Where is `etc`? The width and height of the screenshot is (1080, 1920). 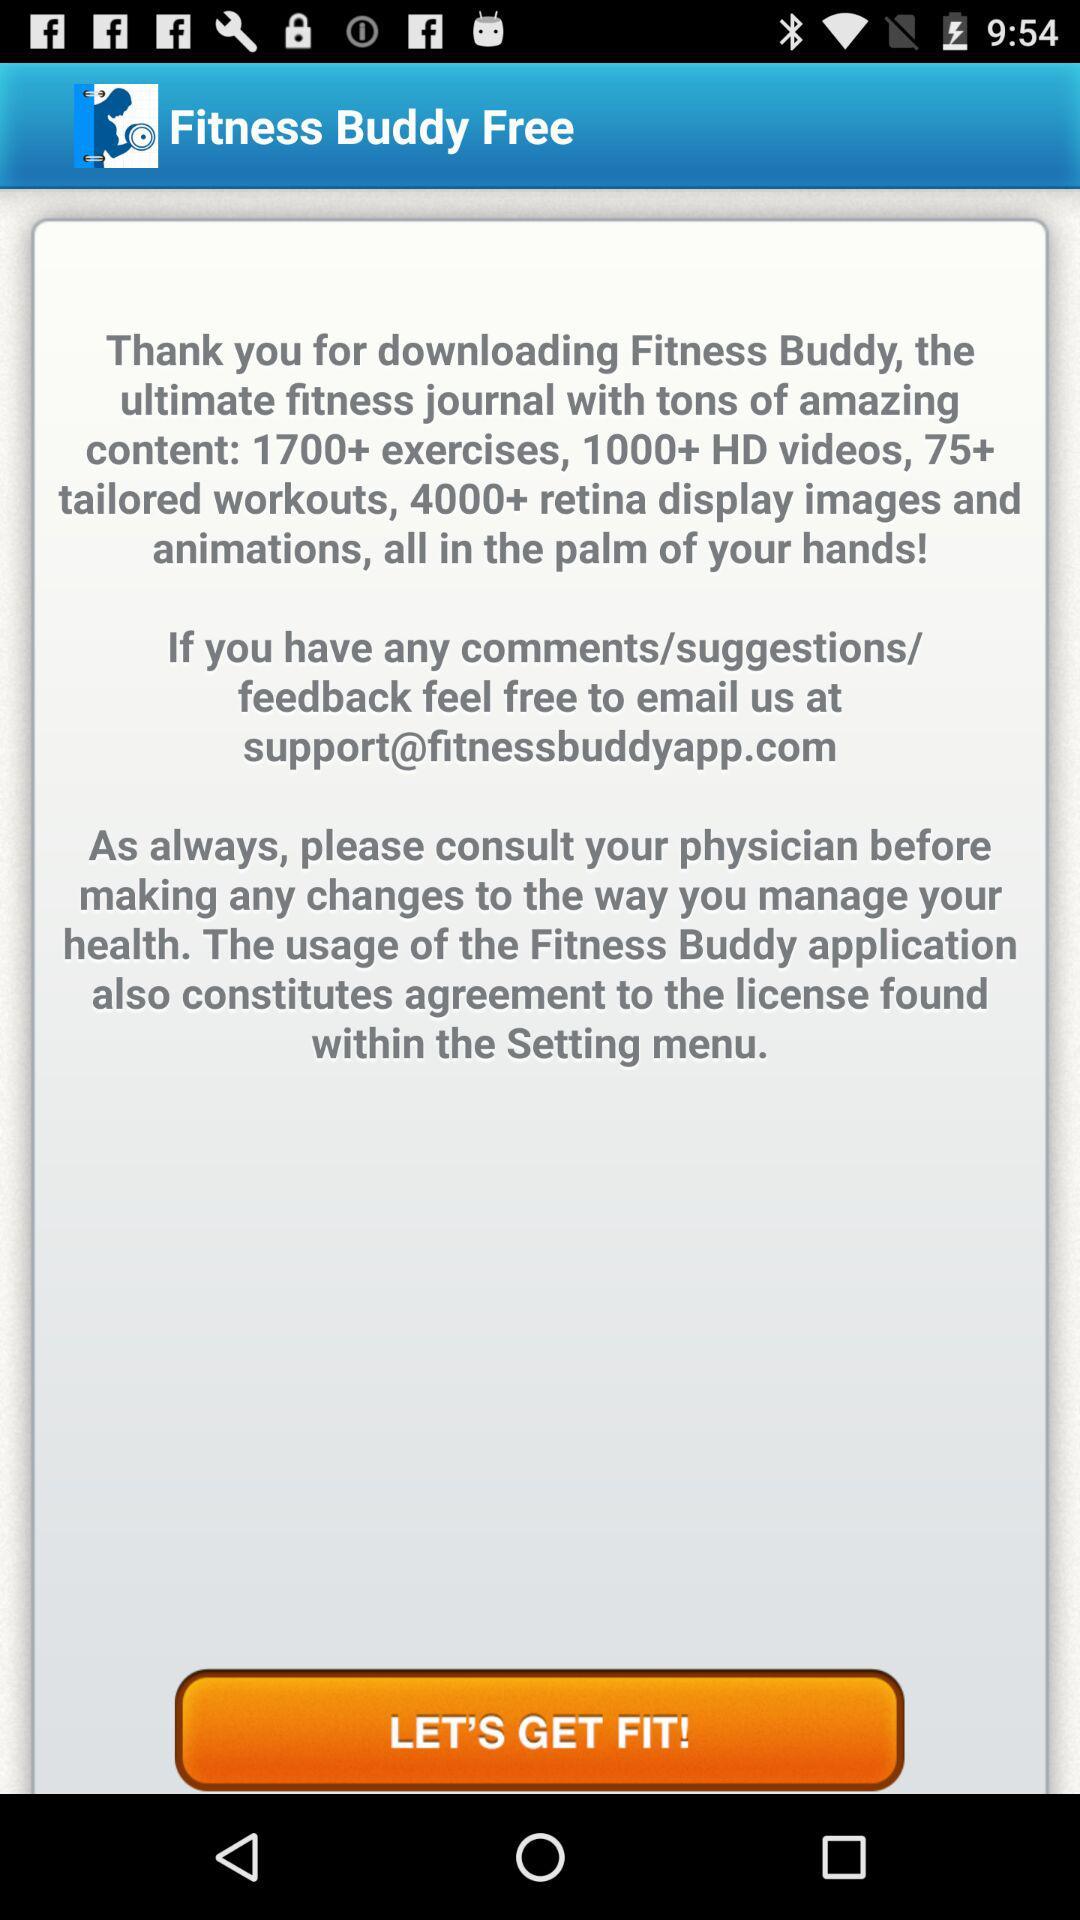 etc is located at coordinates (538, 1730).